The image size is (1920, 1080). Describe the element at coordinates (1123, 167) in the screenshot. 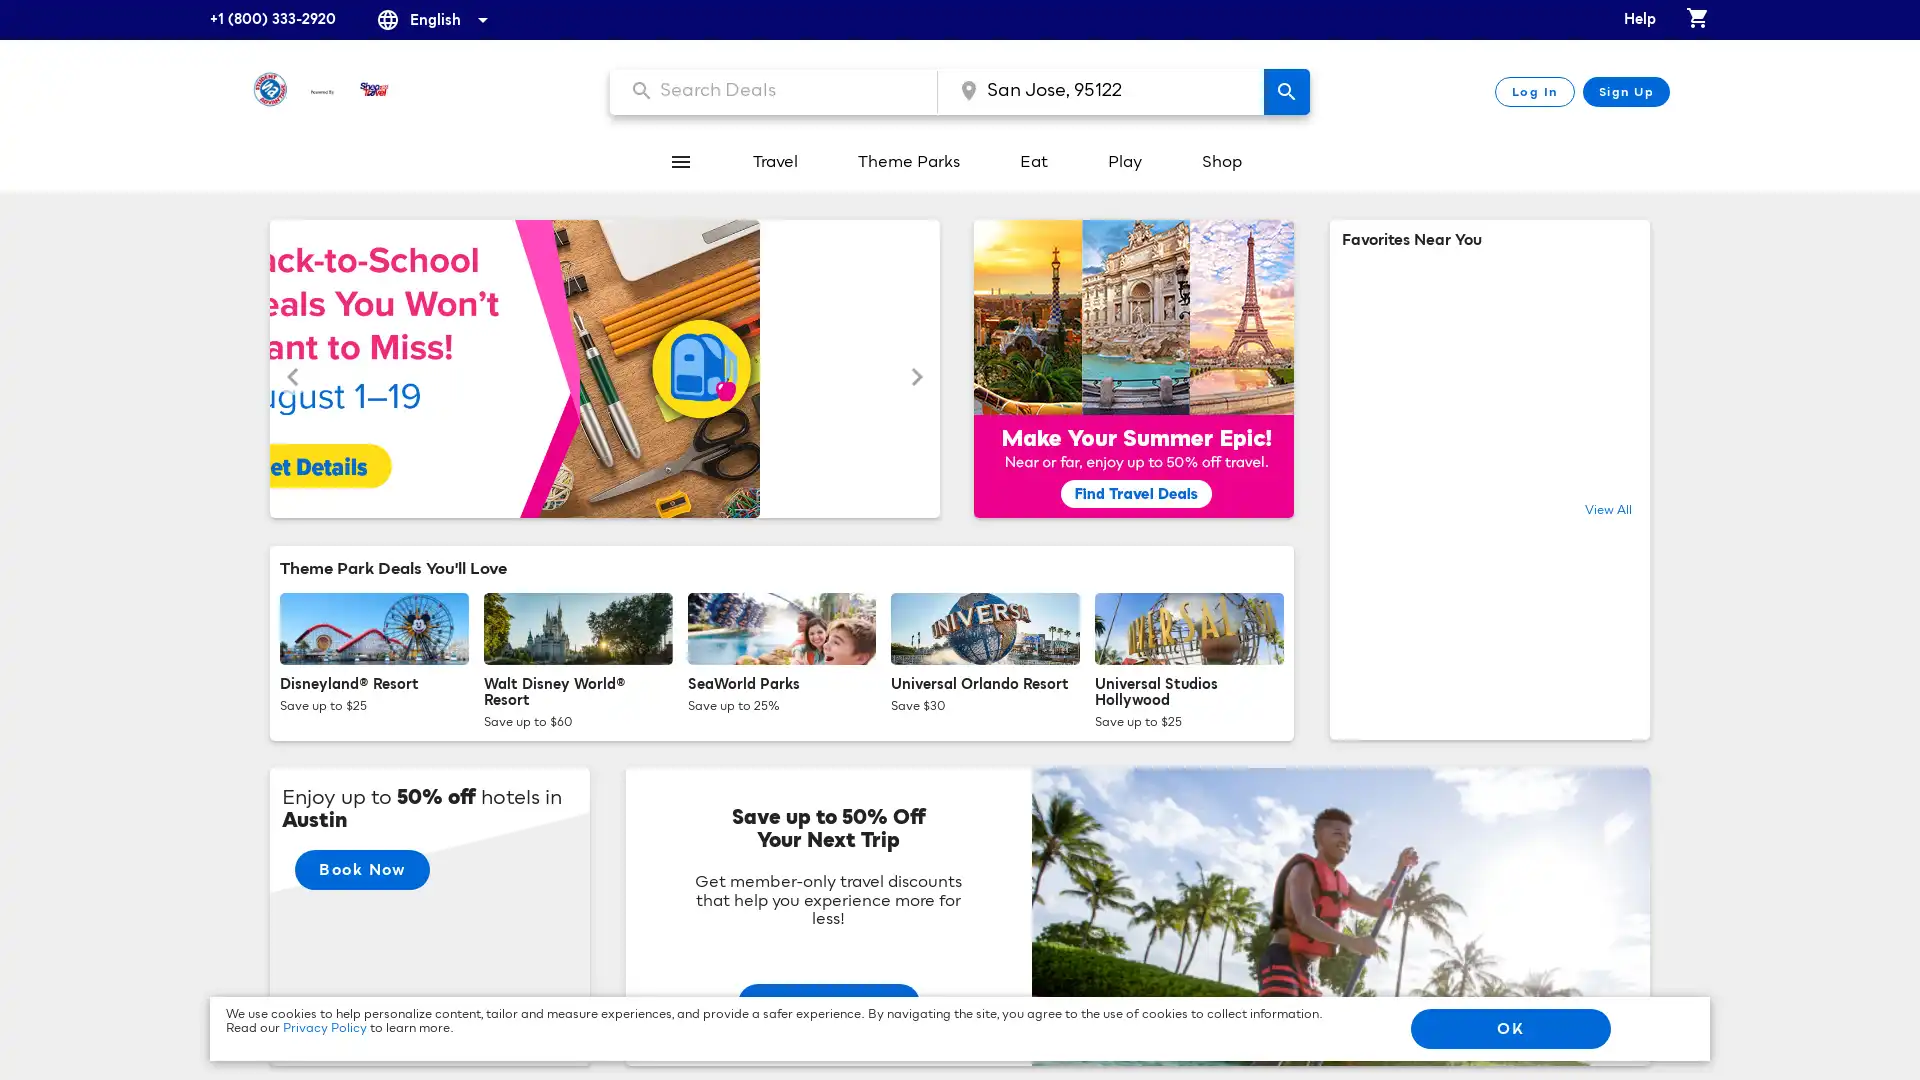

I see `Play` at that location.